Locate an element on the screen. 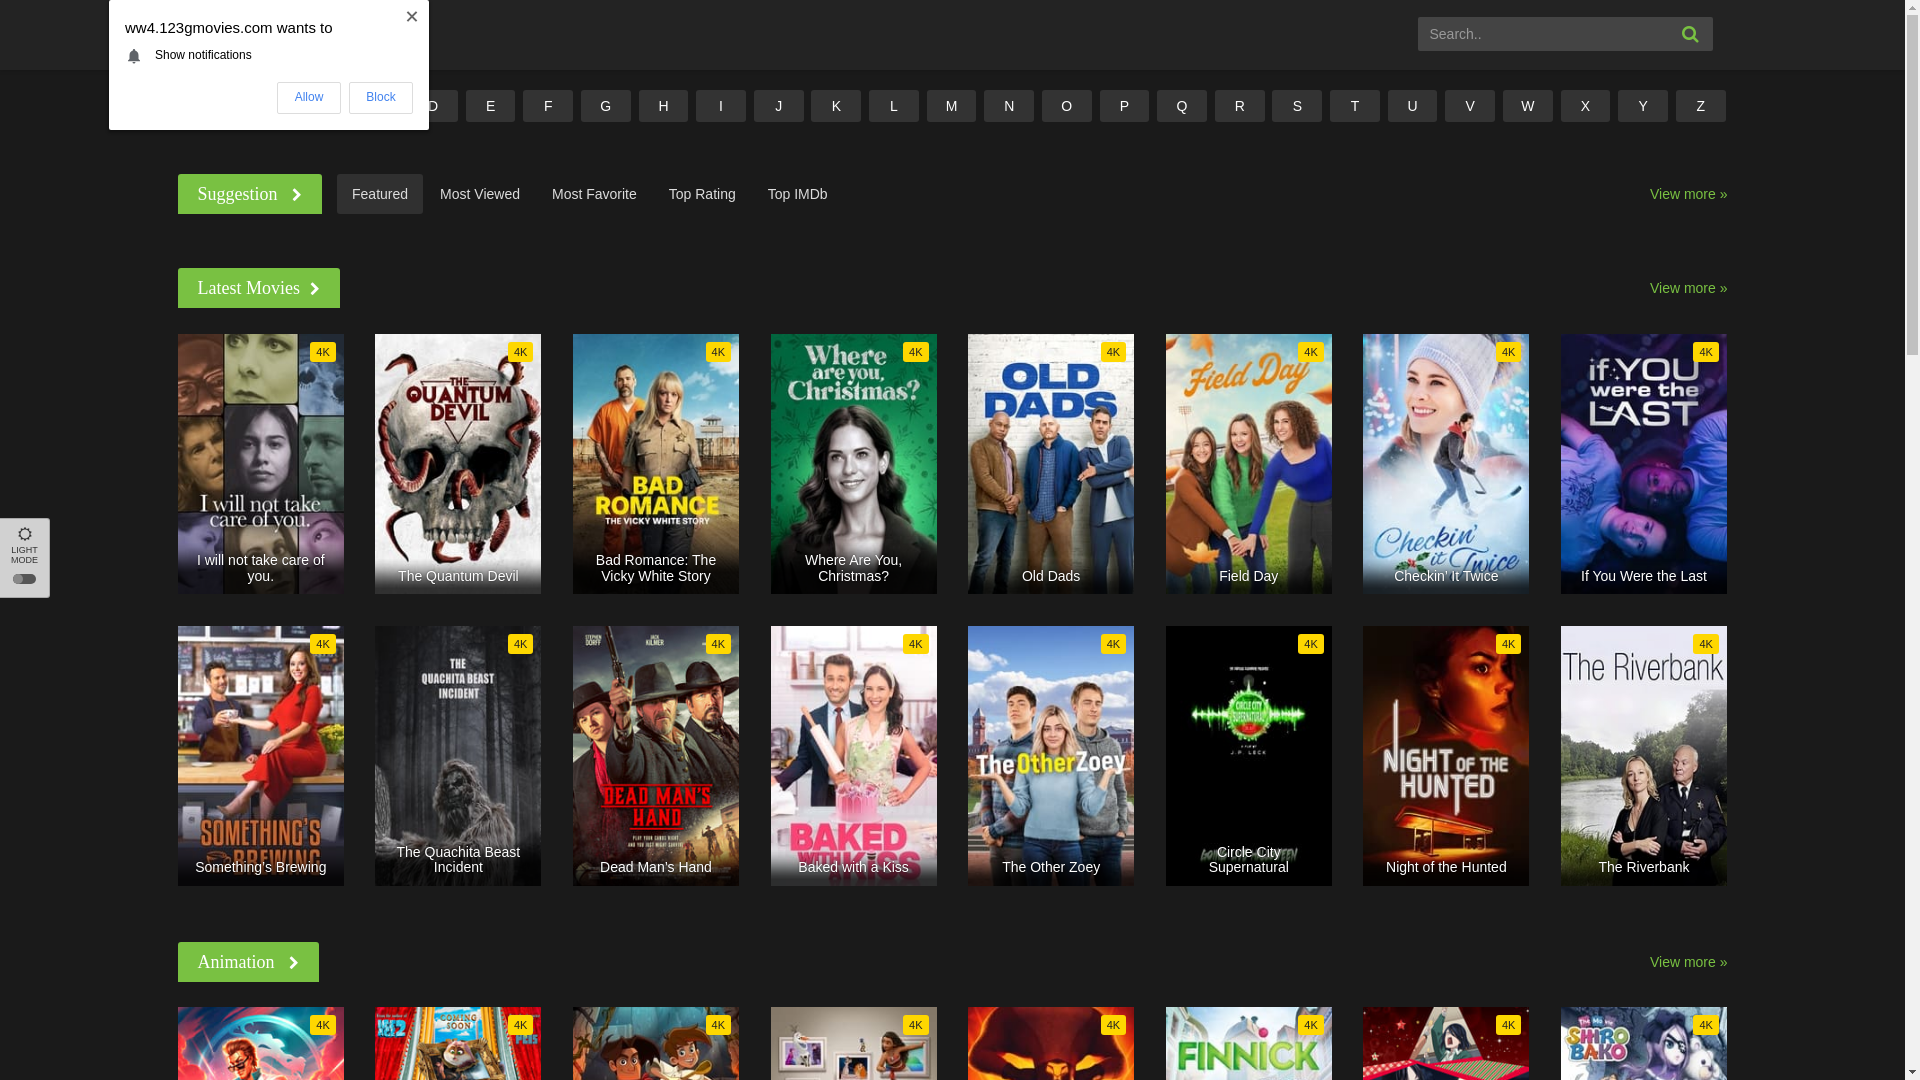  'H' is located at coordinates (663, 105).